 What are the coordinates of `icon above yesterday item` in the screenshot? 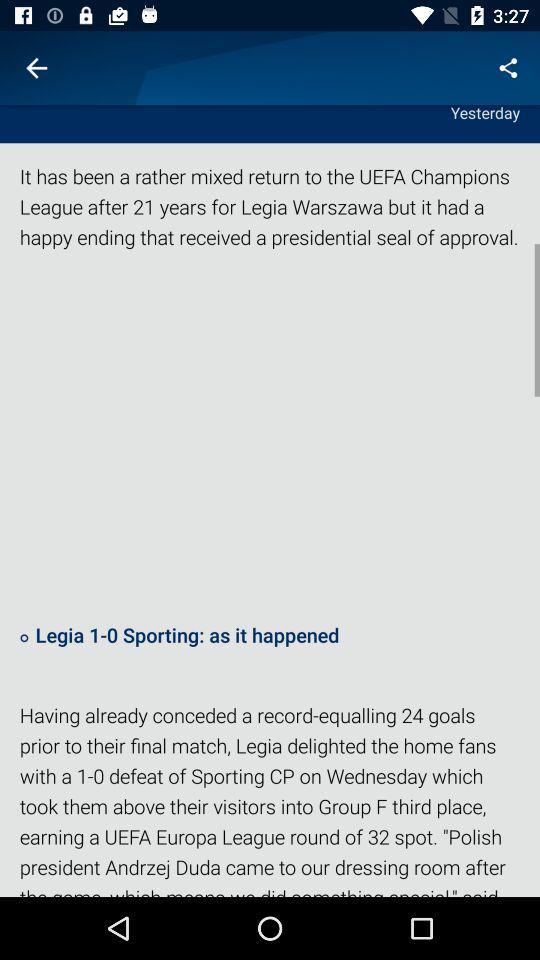 It's located at (508, 68).